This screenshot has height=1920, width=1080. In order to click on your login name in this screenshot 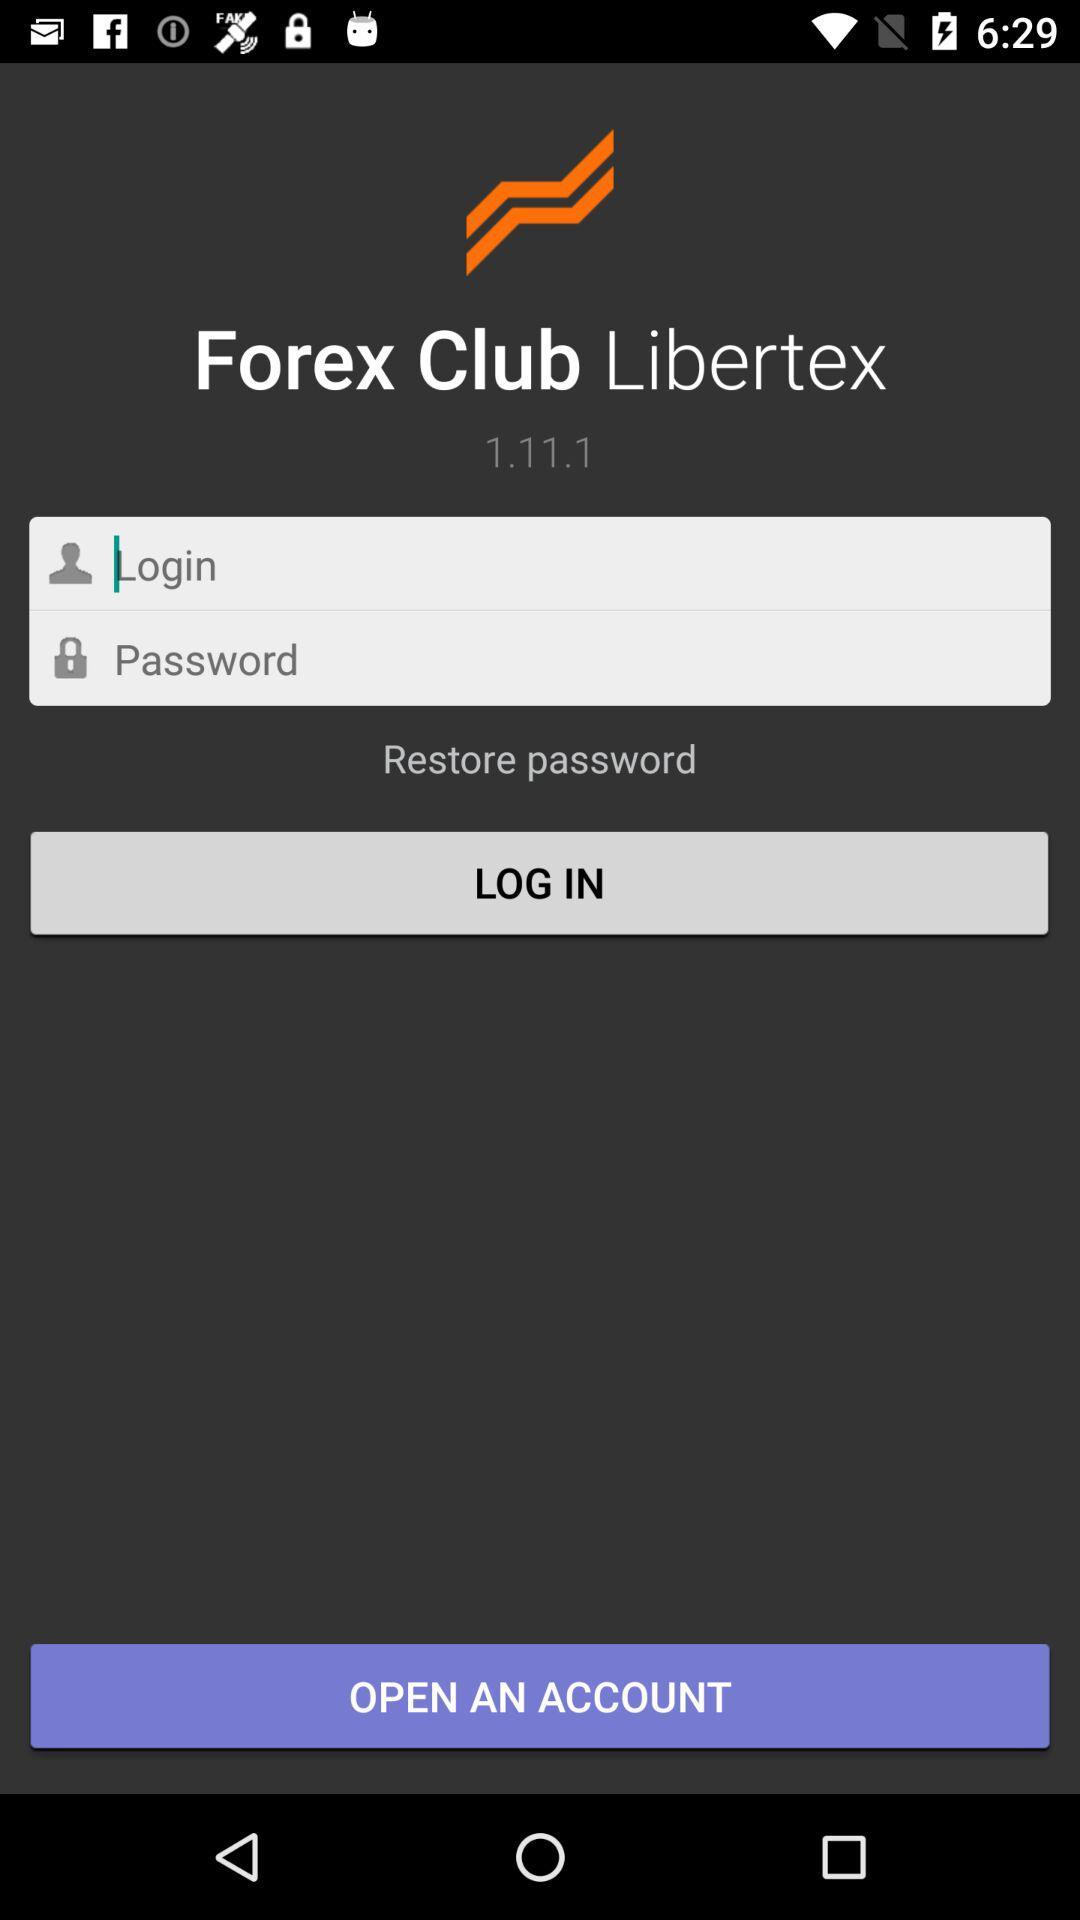, I will do `click(540, 563)`.